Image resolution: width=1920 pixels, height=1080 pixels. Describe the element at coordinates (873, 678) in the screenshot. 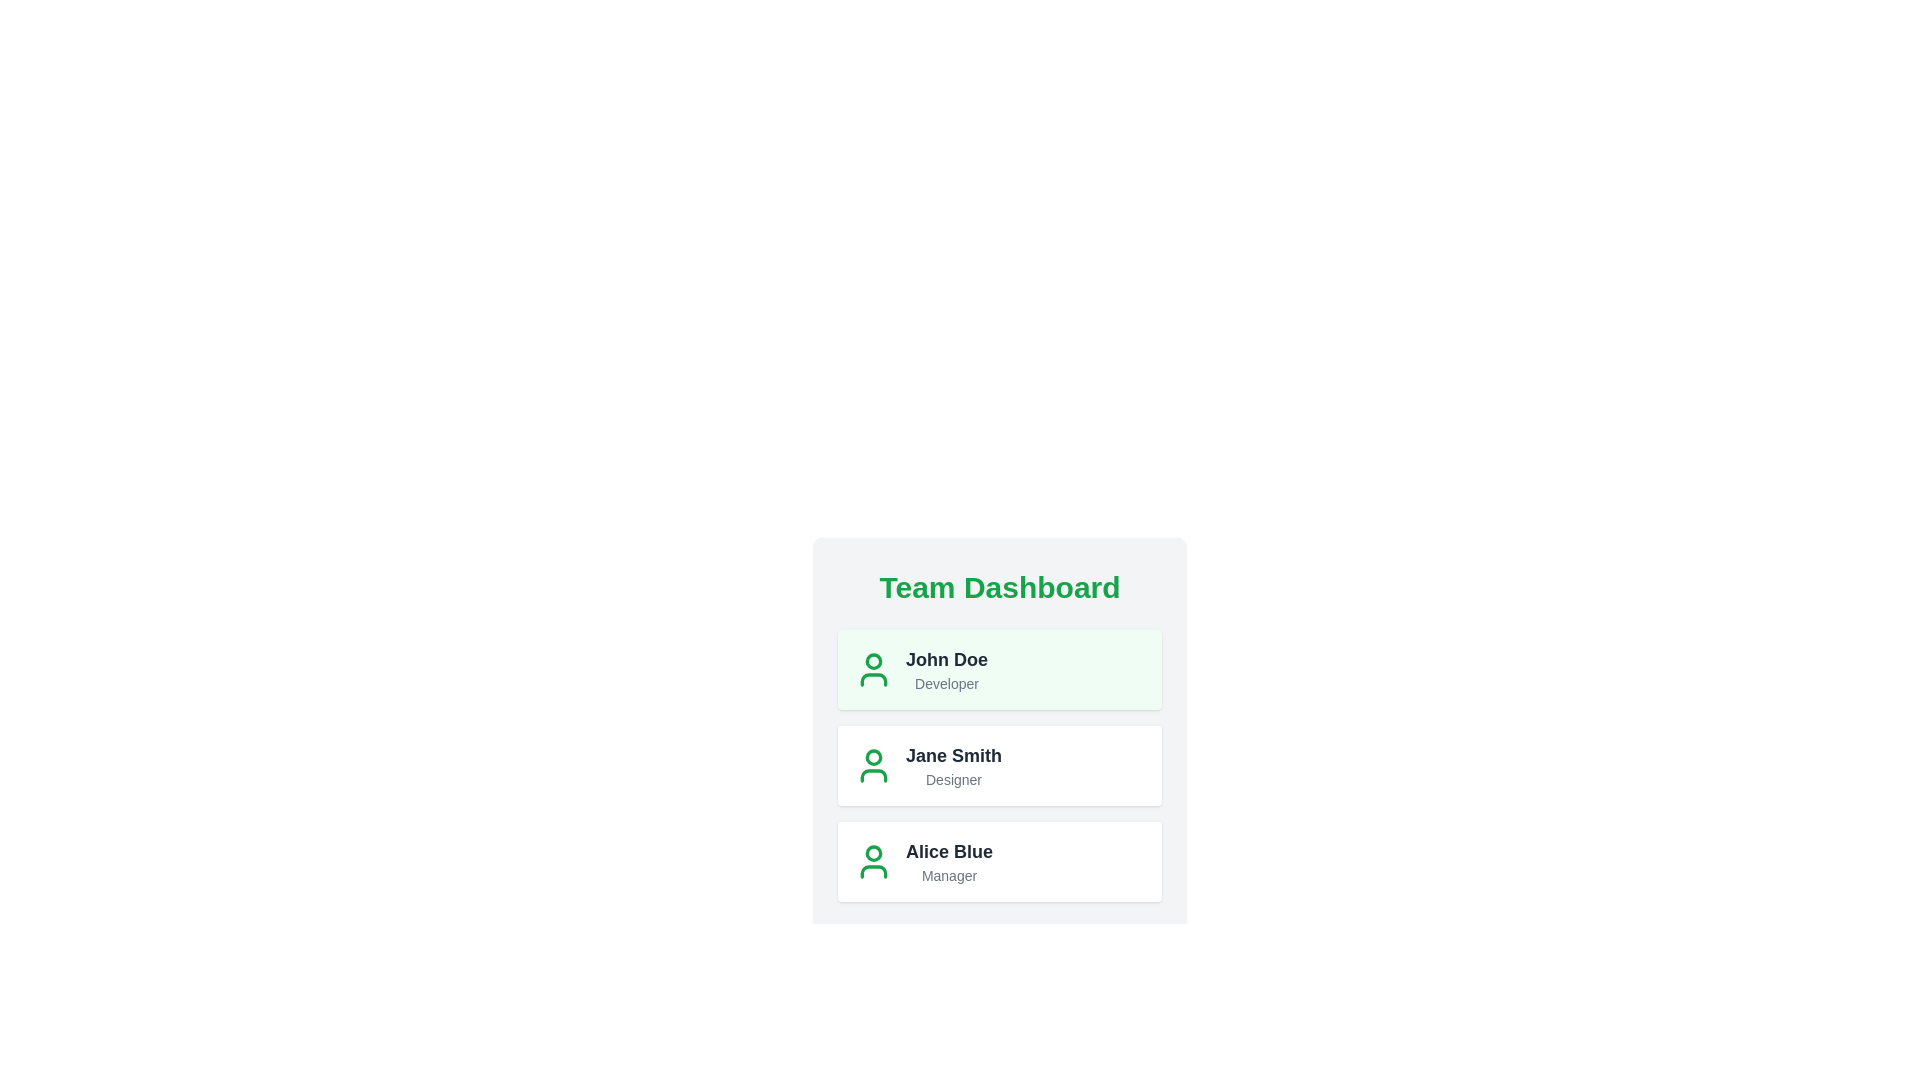

I see `the green lower torso part of the user icon located in the user profile card at the top of the 'Team Dashboard' section` at that location.